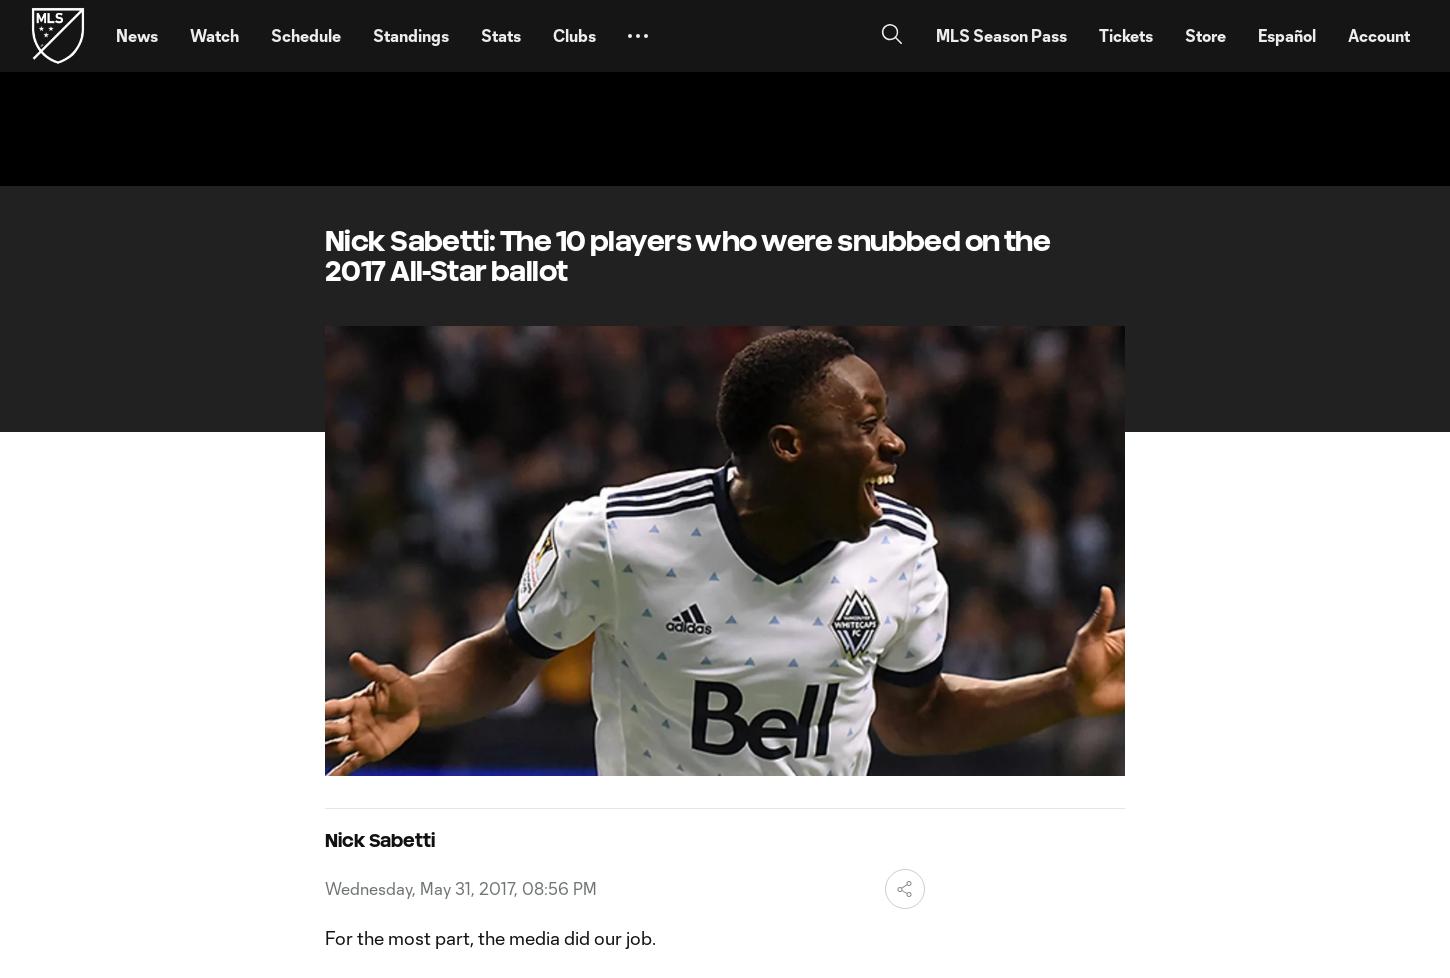 The height and width of the screenshot is (978, 1450). I want to click on 'Account', so click(1377, 35).